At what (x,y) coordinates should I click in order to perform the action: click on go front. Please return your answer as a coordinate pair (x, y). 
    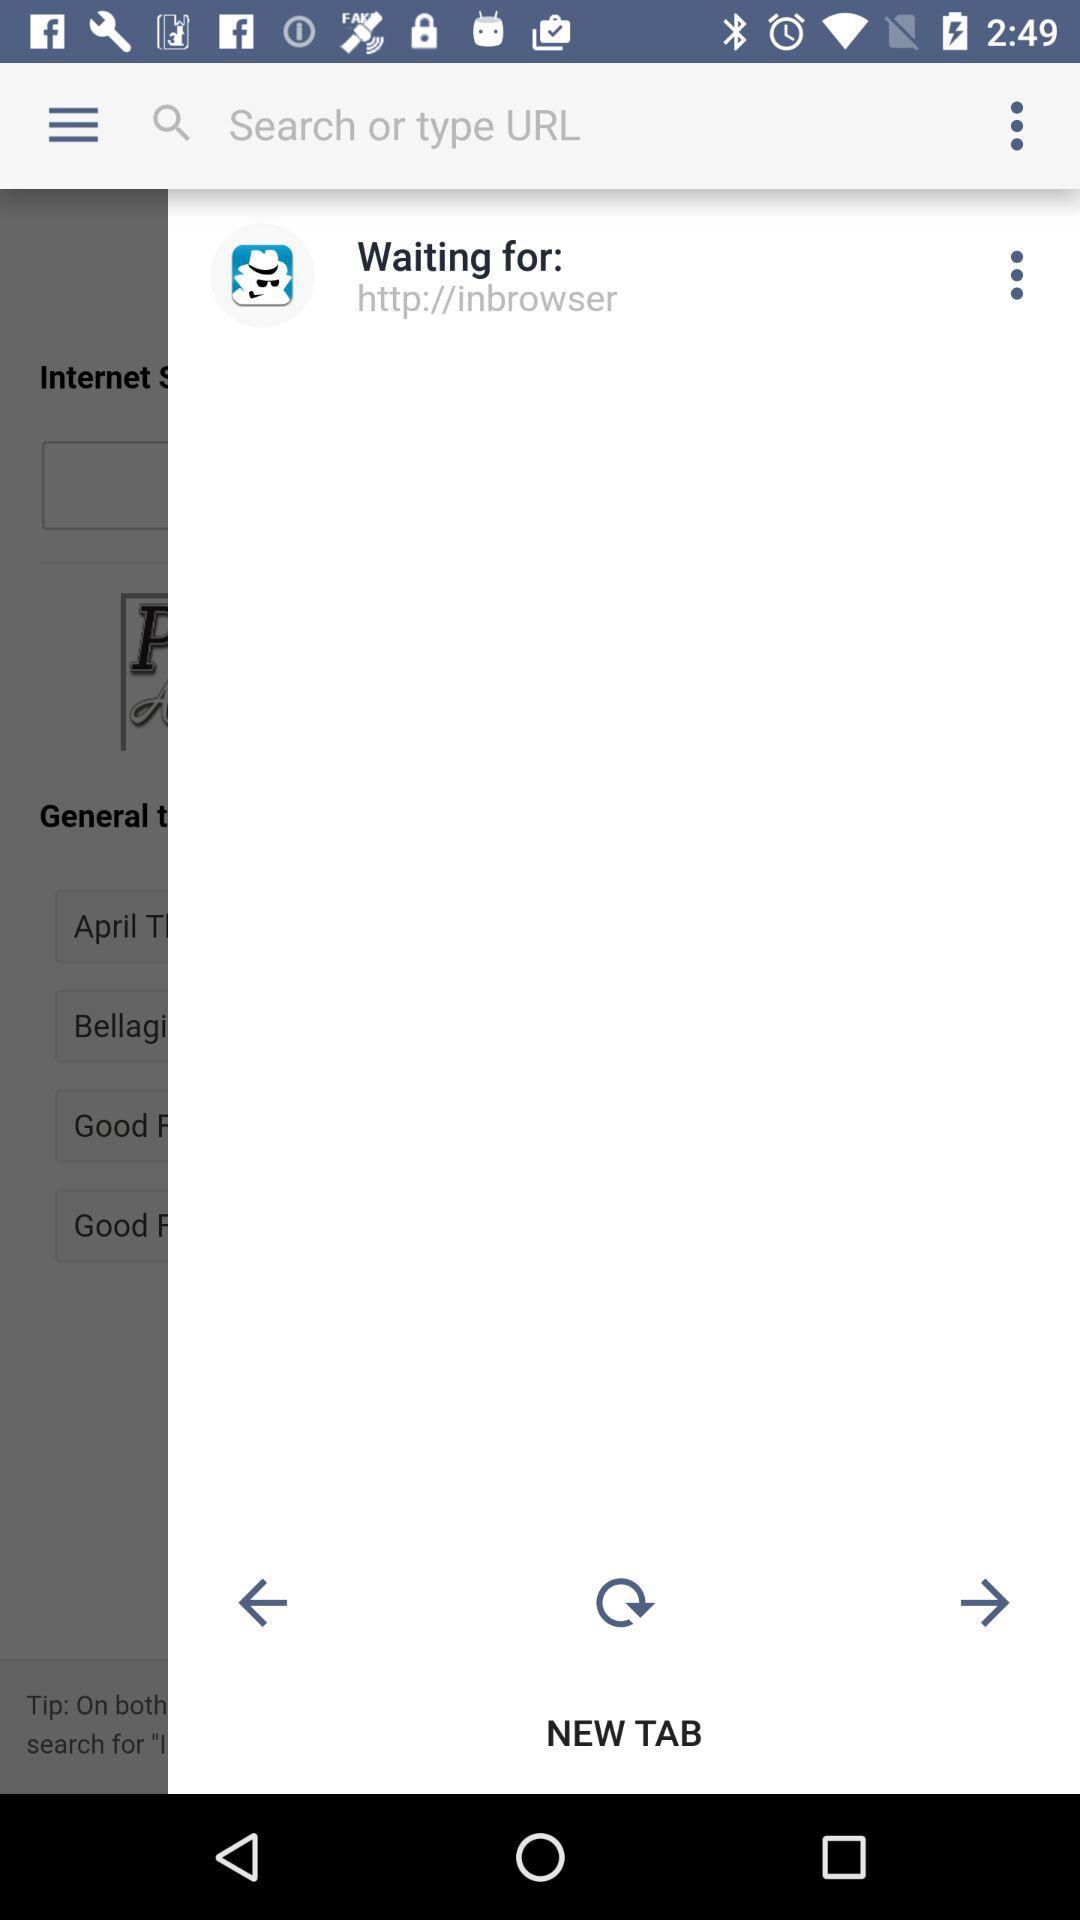
    Looking at the image, I should click on (984, 1603).